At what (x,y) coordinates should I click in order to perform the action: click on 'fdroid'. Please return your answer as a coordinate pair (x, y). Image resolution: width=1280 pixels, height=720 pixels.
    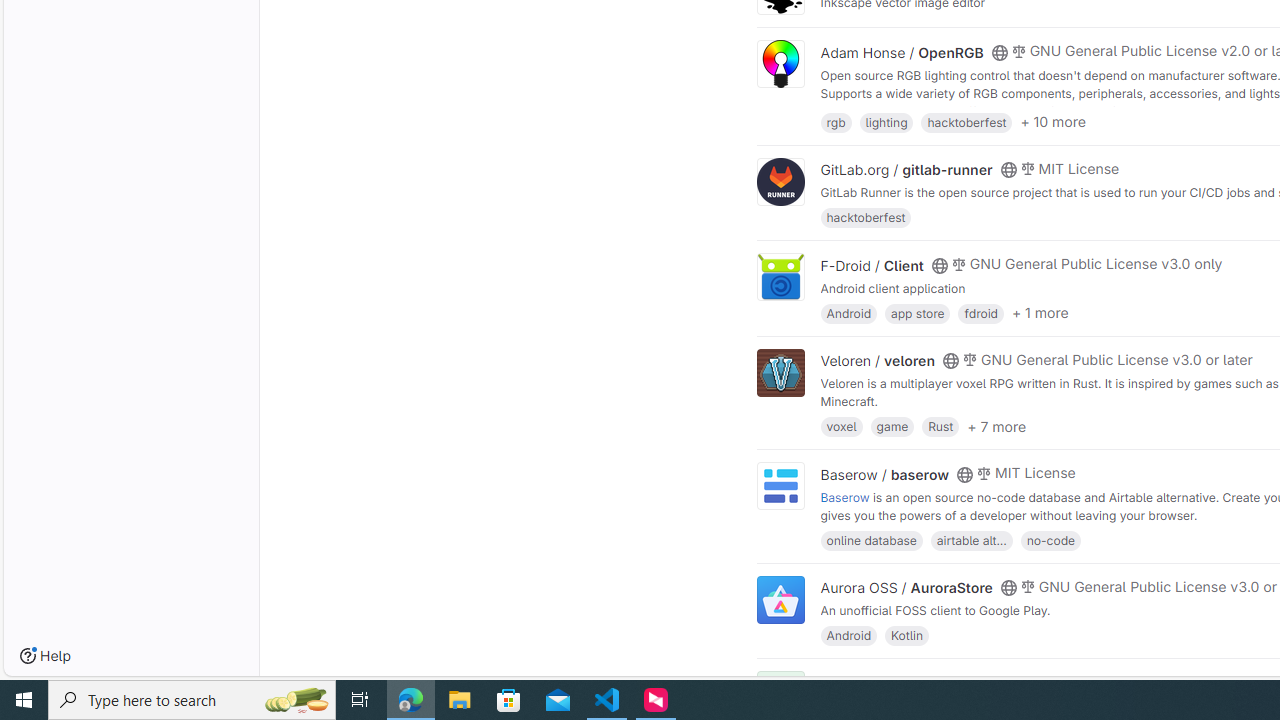
    Looking at the image, I should click on (981, 312).